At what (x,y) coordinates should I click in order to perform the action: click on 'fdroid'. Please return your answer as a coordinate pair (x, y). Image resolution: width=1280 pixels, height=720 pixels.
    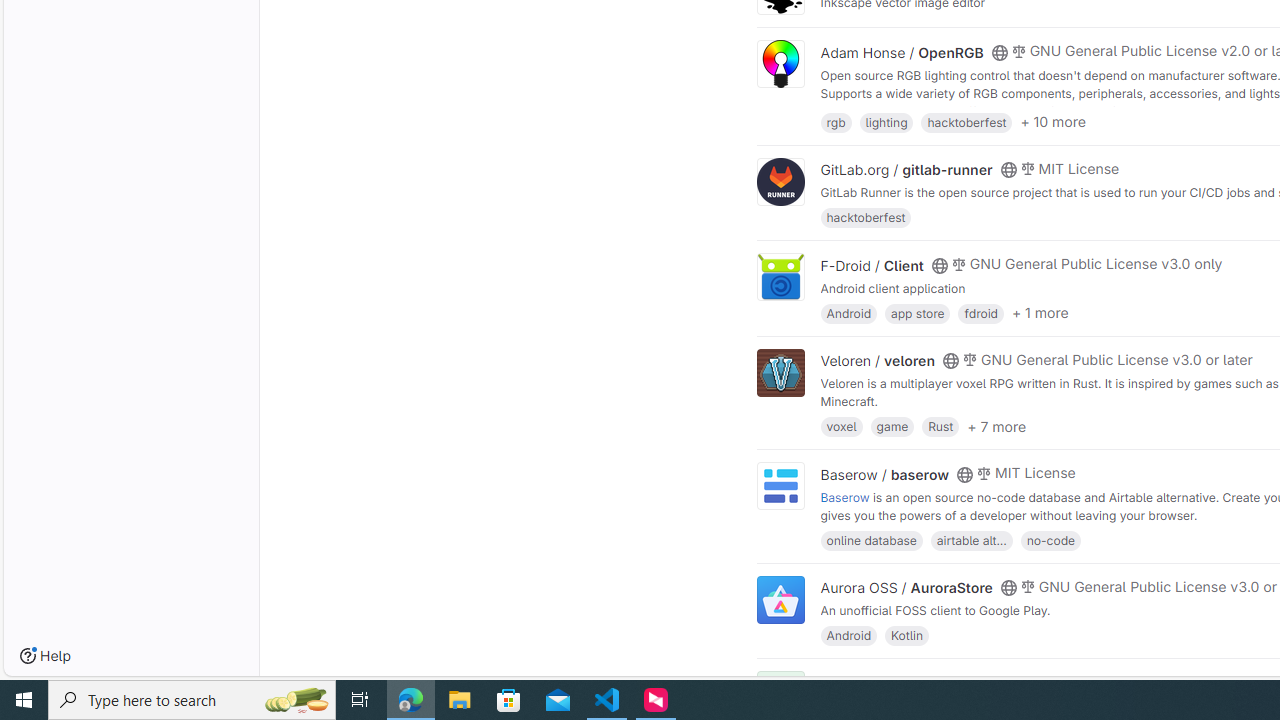
    Looking at the image, I should click on (981, 312).